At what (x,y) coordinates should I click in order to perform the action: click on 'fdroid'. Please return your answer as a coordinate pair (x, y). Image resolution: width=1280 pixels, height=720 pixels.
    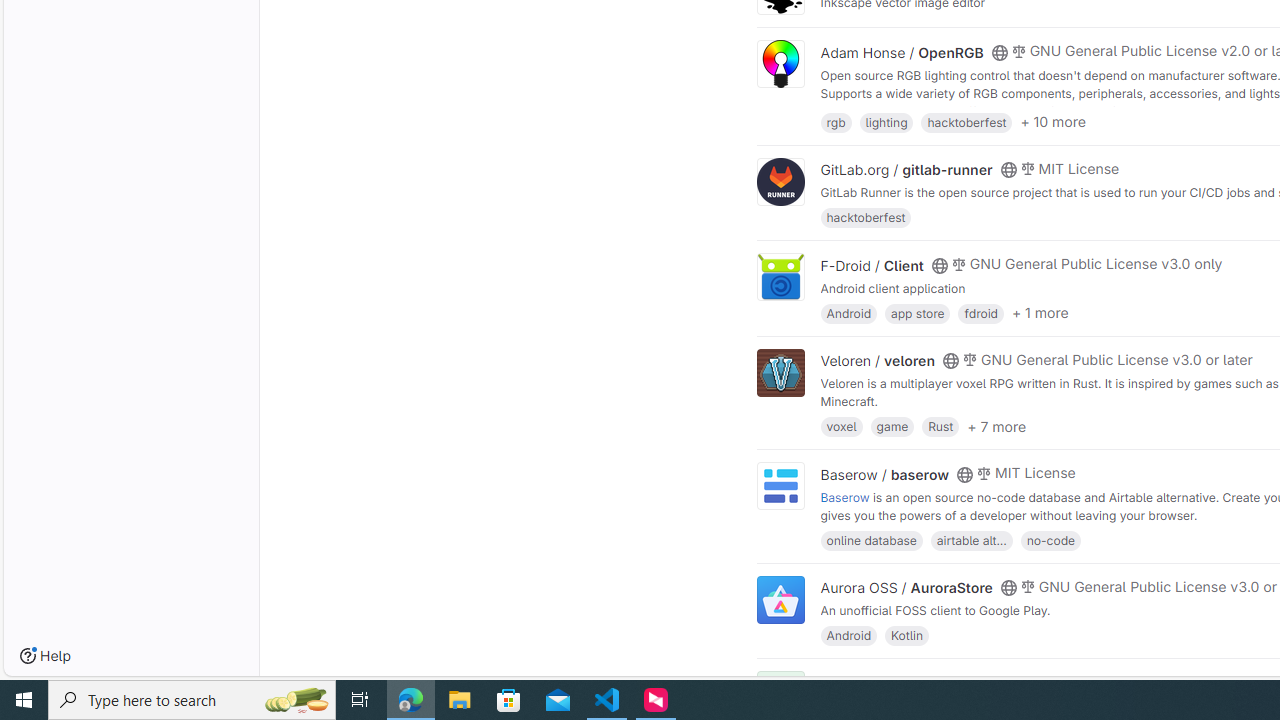
    Looking at the image, I should click on (981, 312).